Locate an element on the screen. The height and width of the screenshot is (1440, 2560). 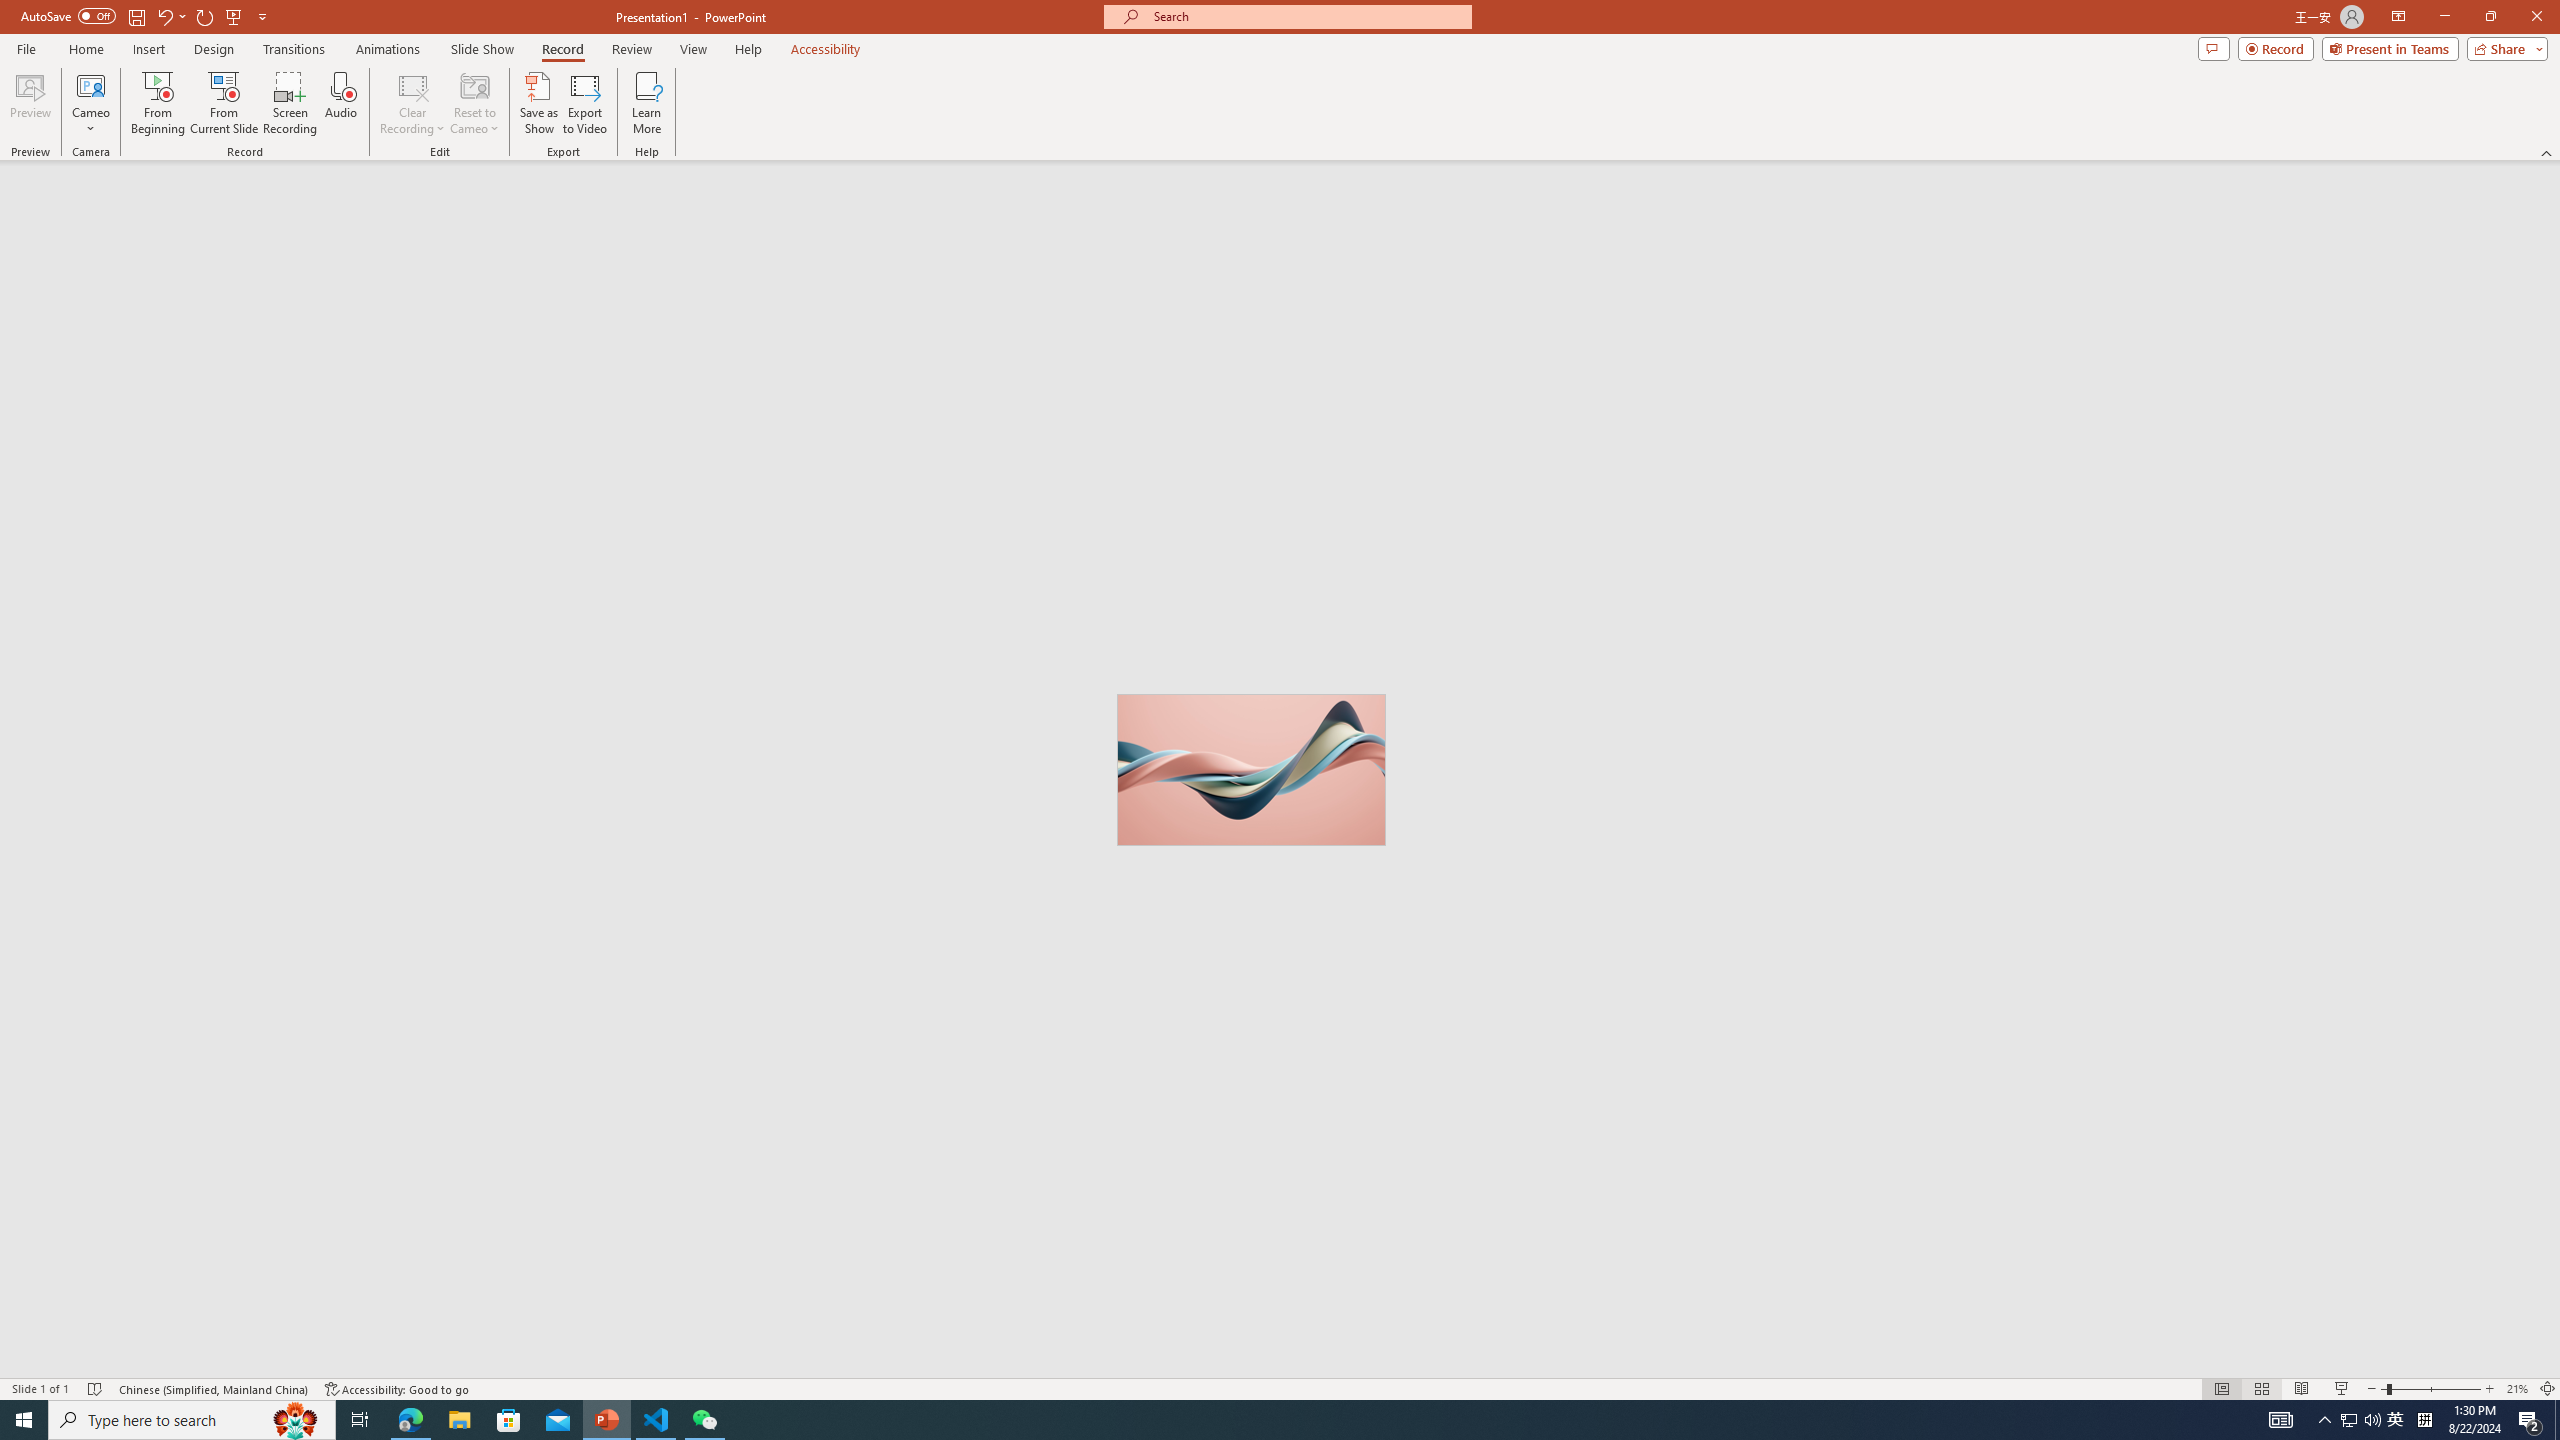
'Wavy 3D art' is located at coordinates (1251, 769).